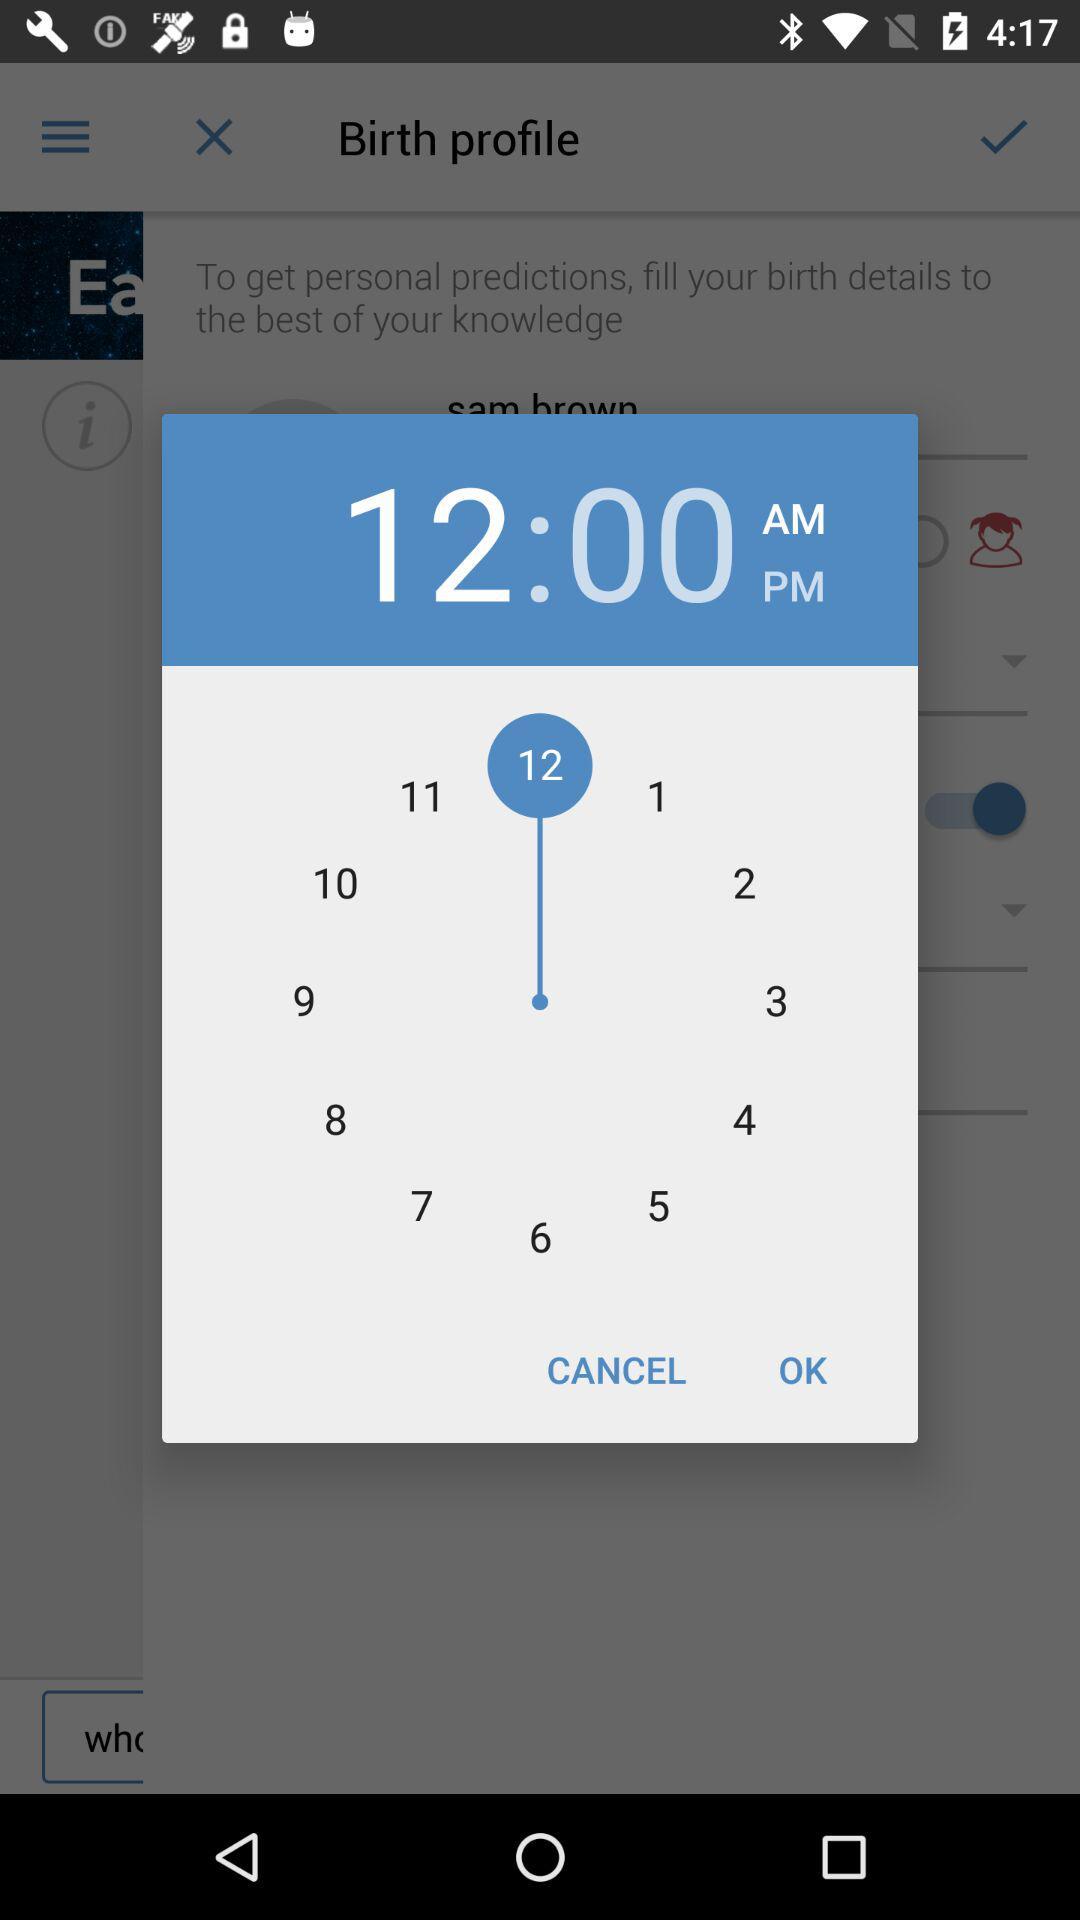  What do you see at coordinates (793, 512) in the screenshot?
I see `the am` at bounding box center [793, 512].